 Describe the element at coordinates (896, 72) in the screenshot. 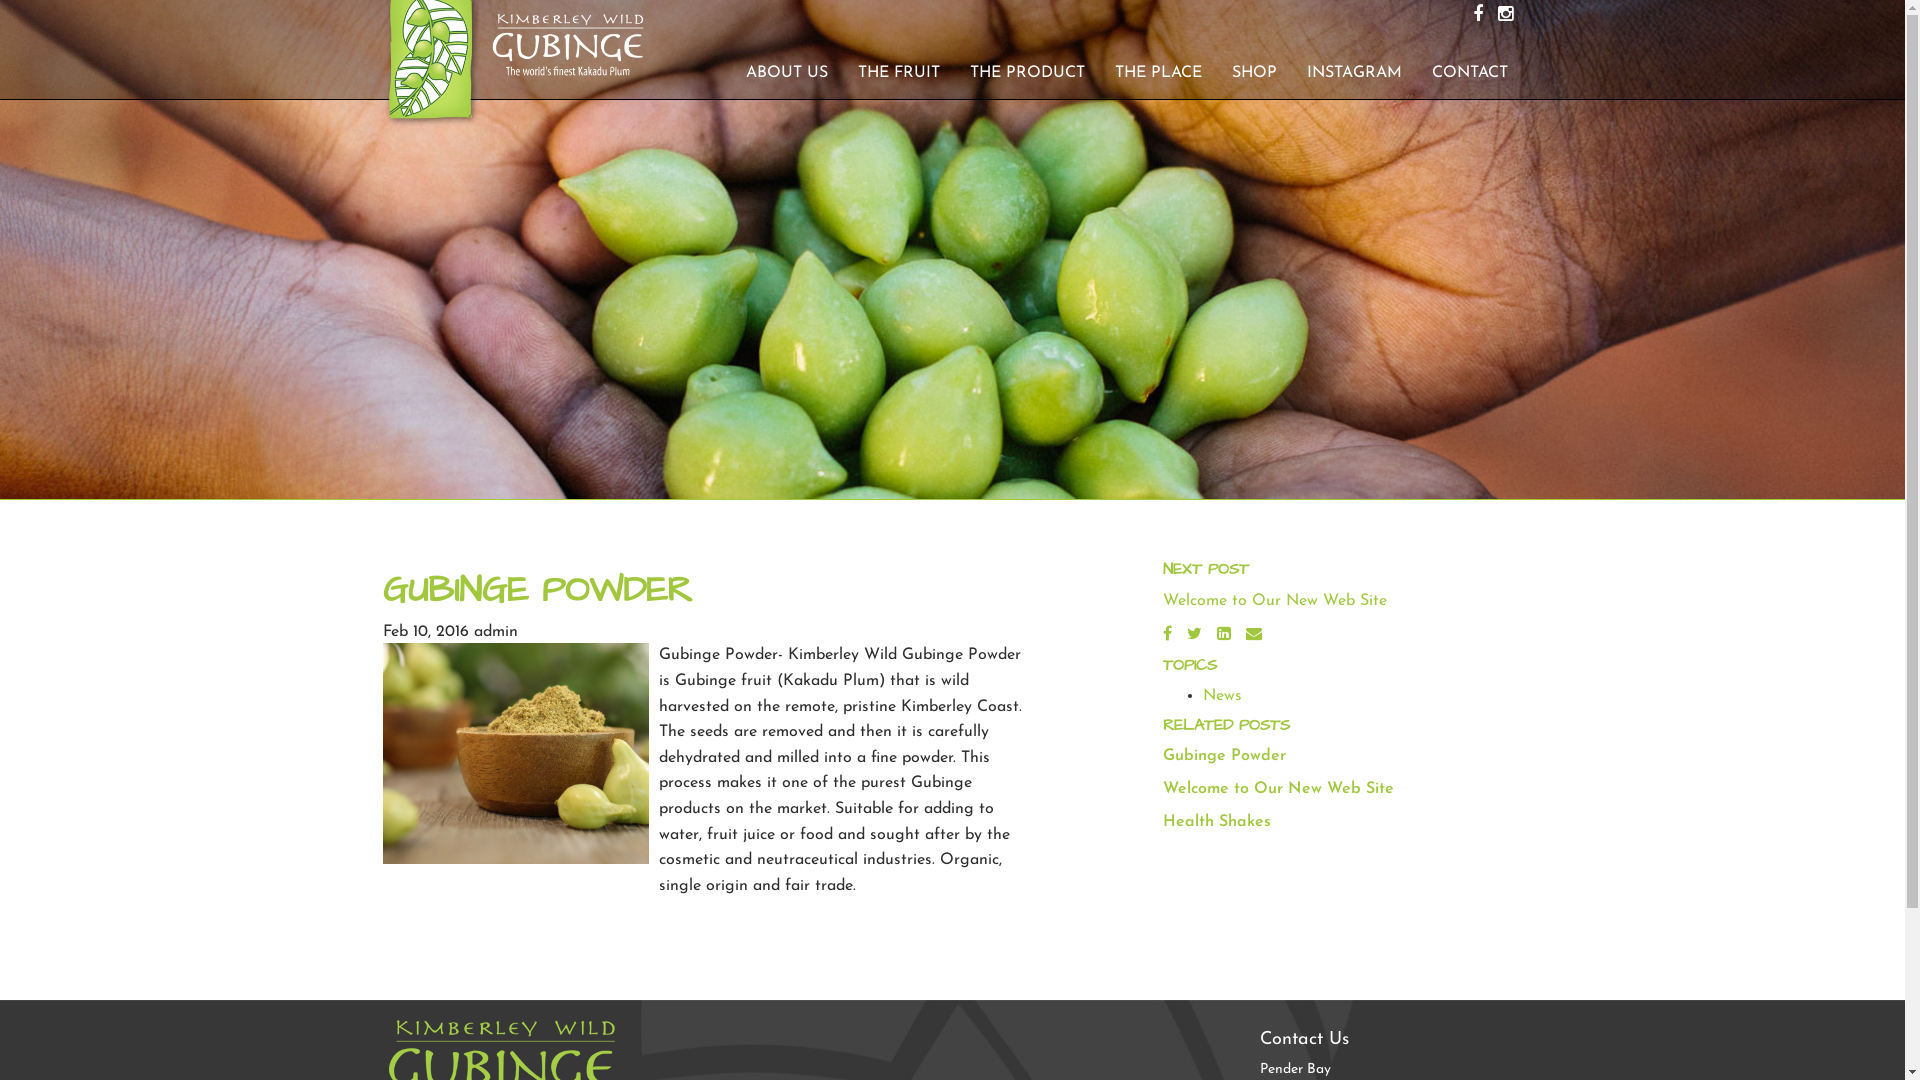

I see `'THE FRUIT'` at that location.